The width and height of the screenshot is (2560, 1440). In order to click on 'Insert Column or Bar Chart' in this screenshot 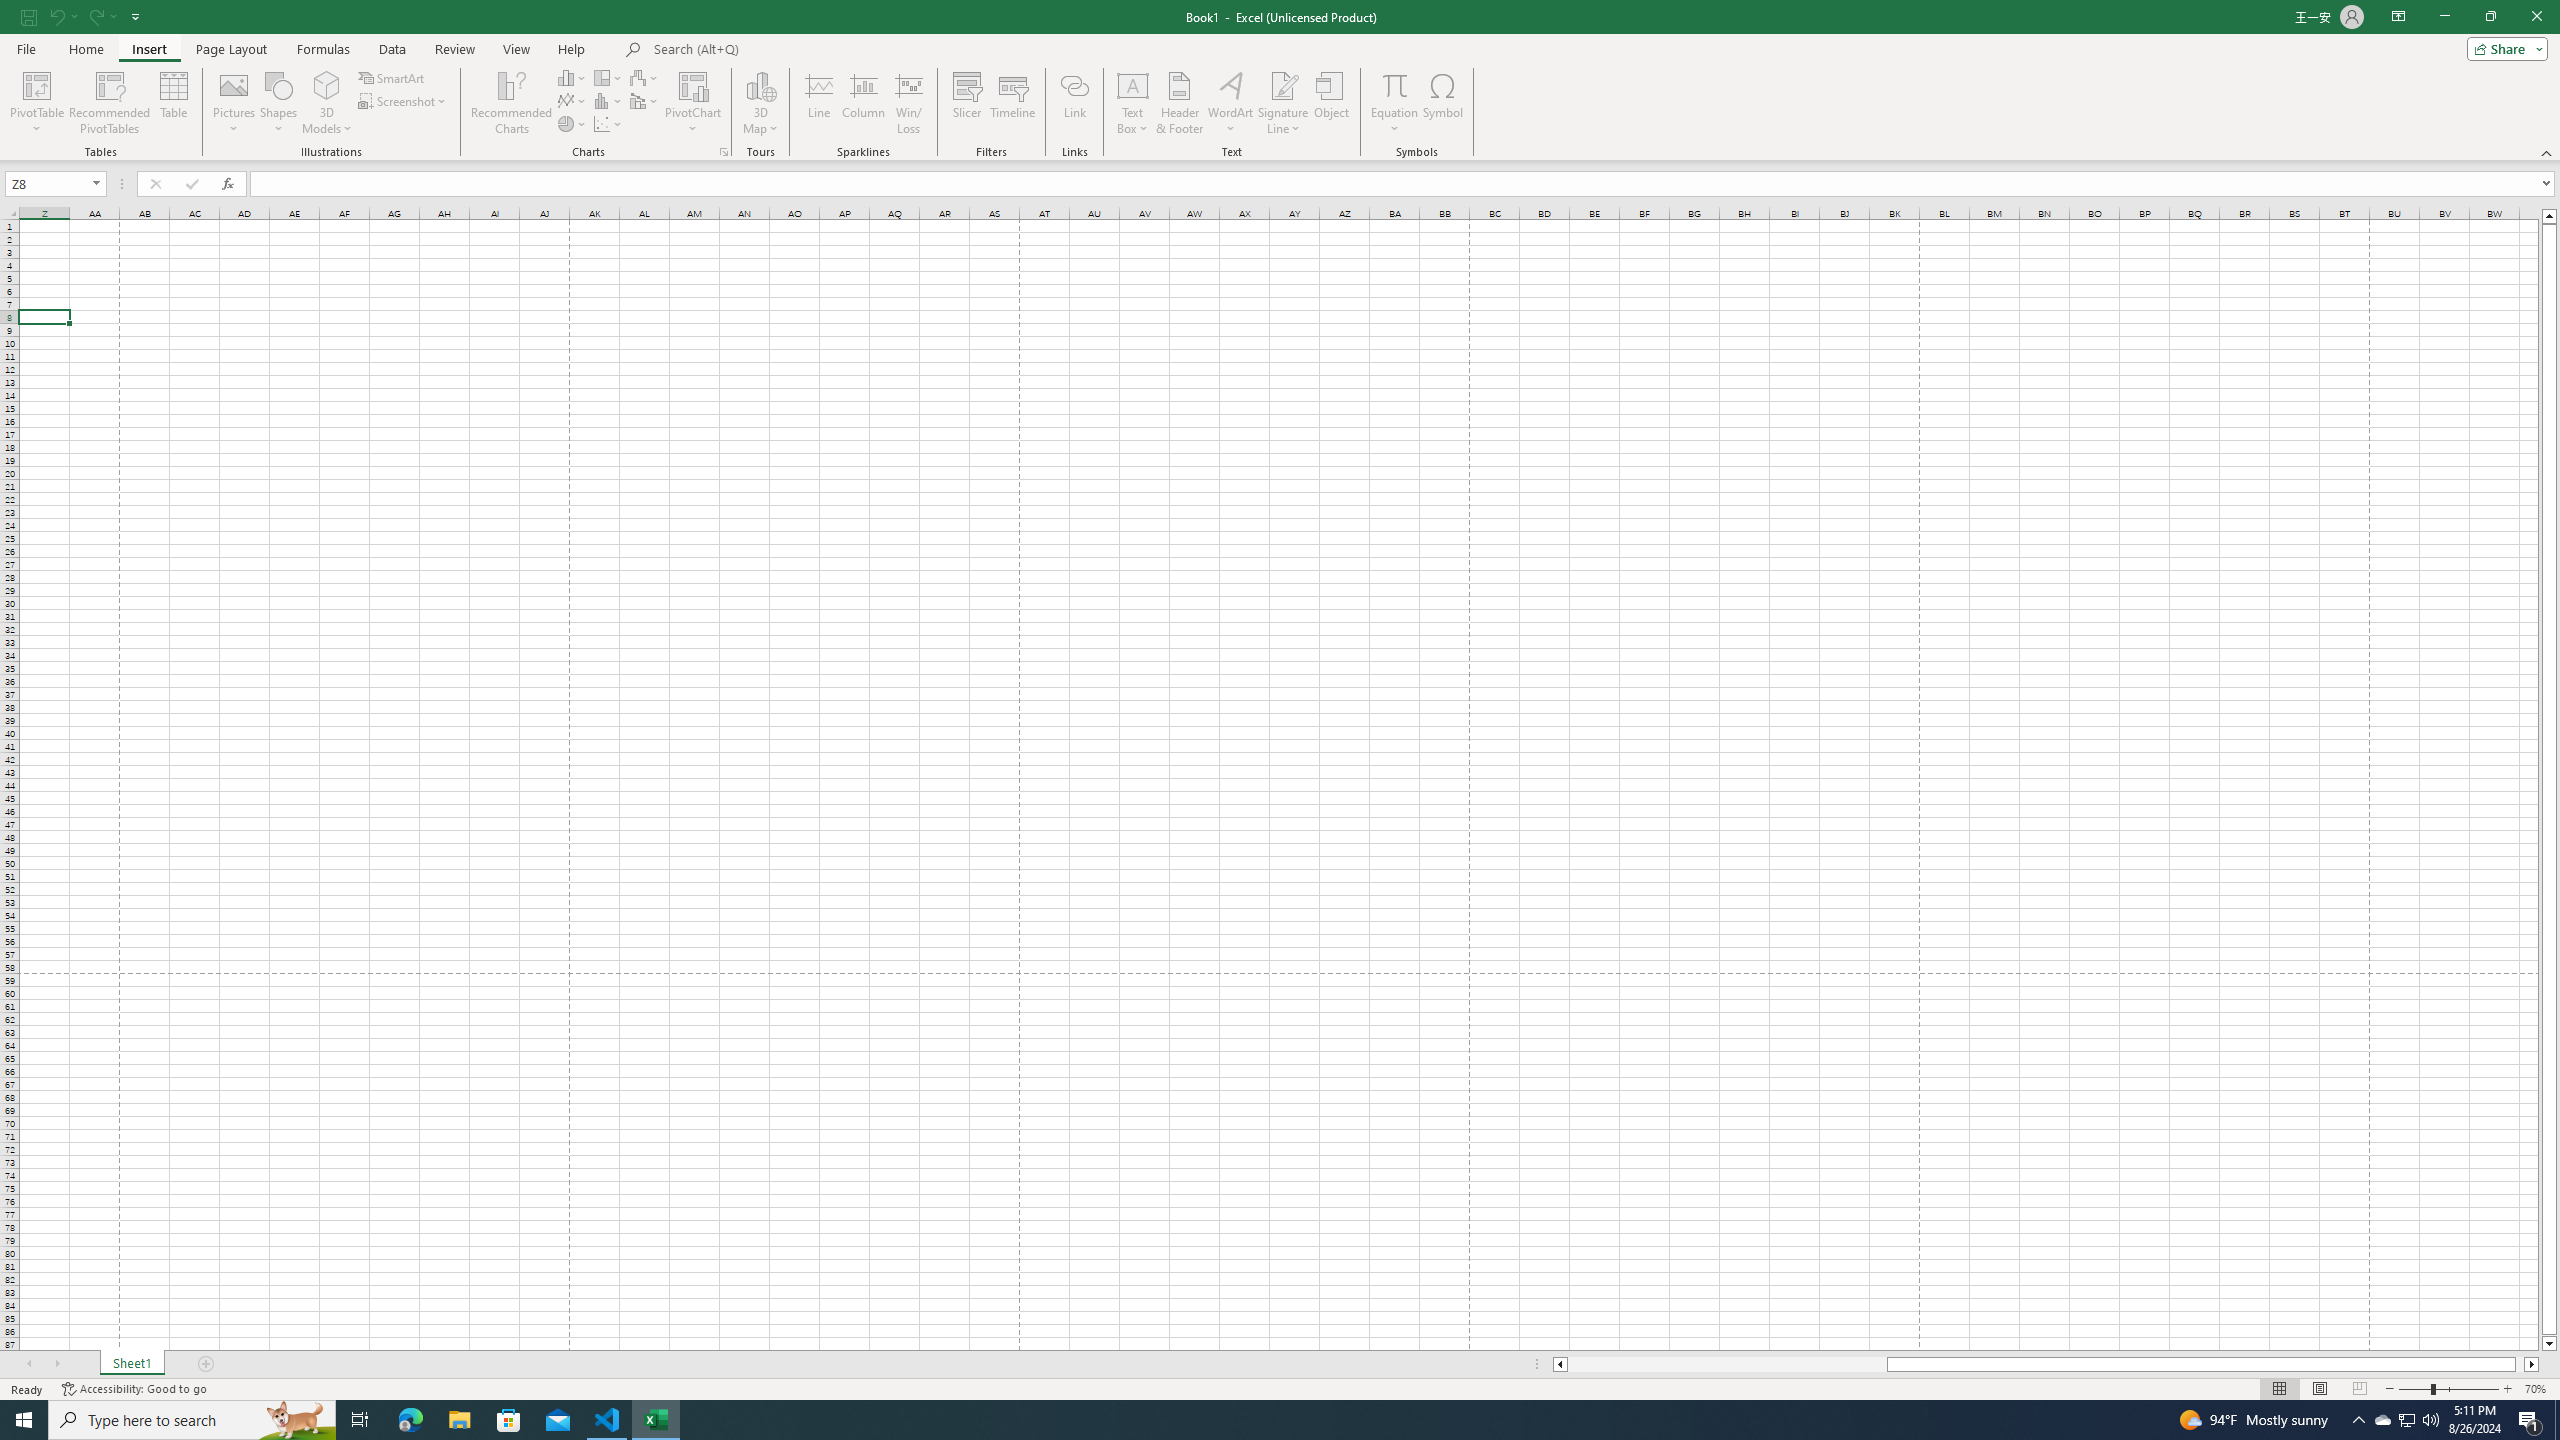, I will do `click(572, 77)`.